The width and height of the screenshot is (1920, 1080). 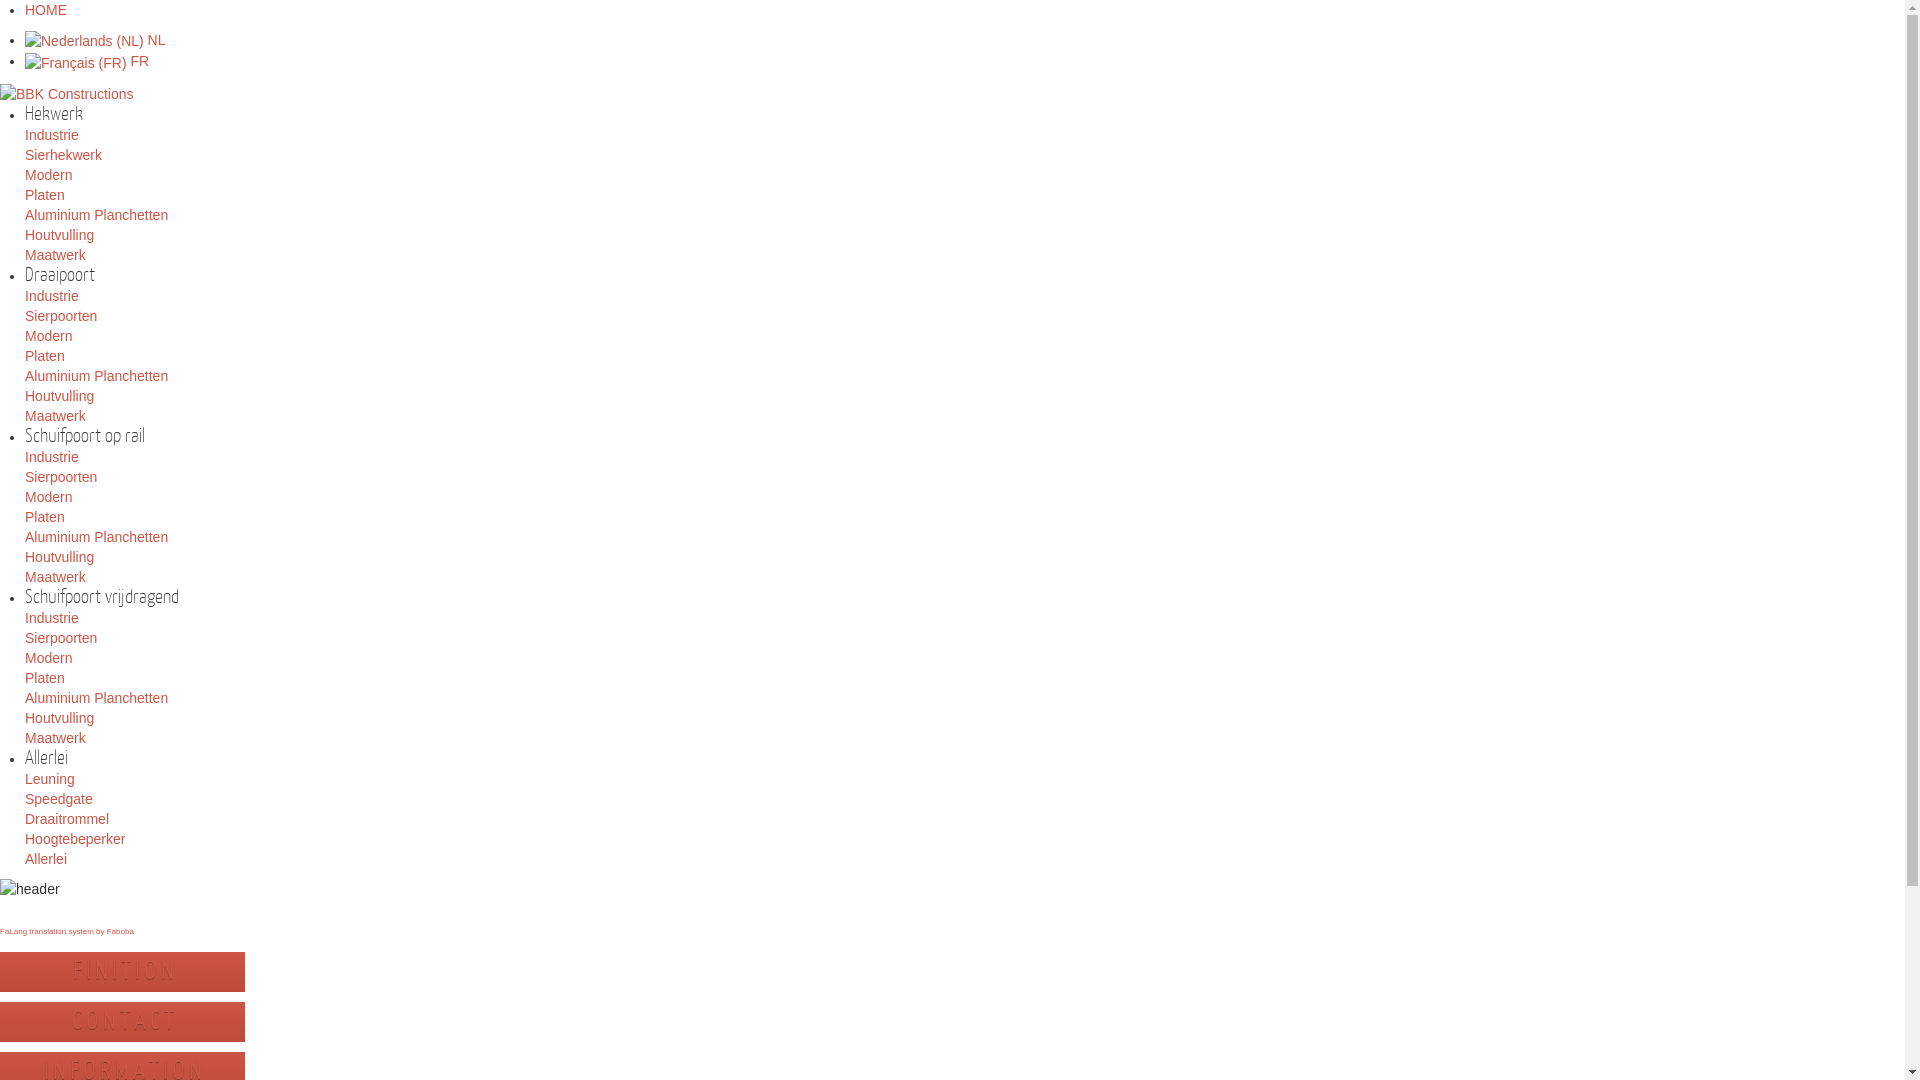 What do you see at coordinates (46, 10) in the screenshot?
I see `'HOME'` at bounding box center [46, 10].